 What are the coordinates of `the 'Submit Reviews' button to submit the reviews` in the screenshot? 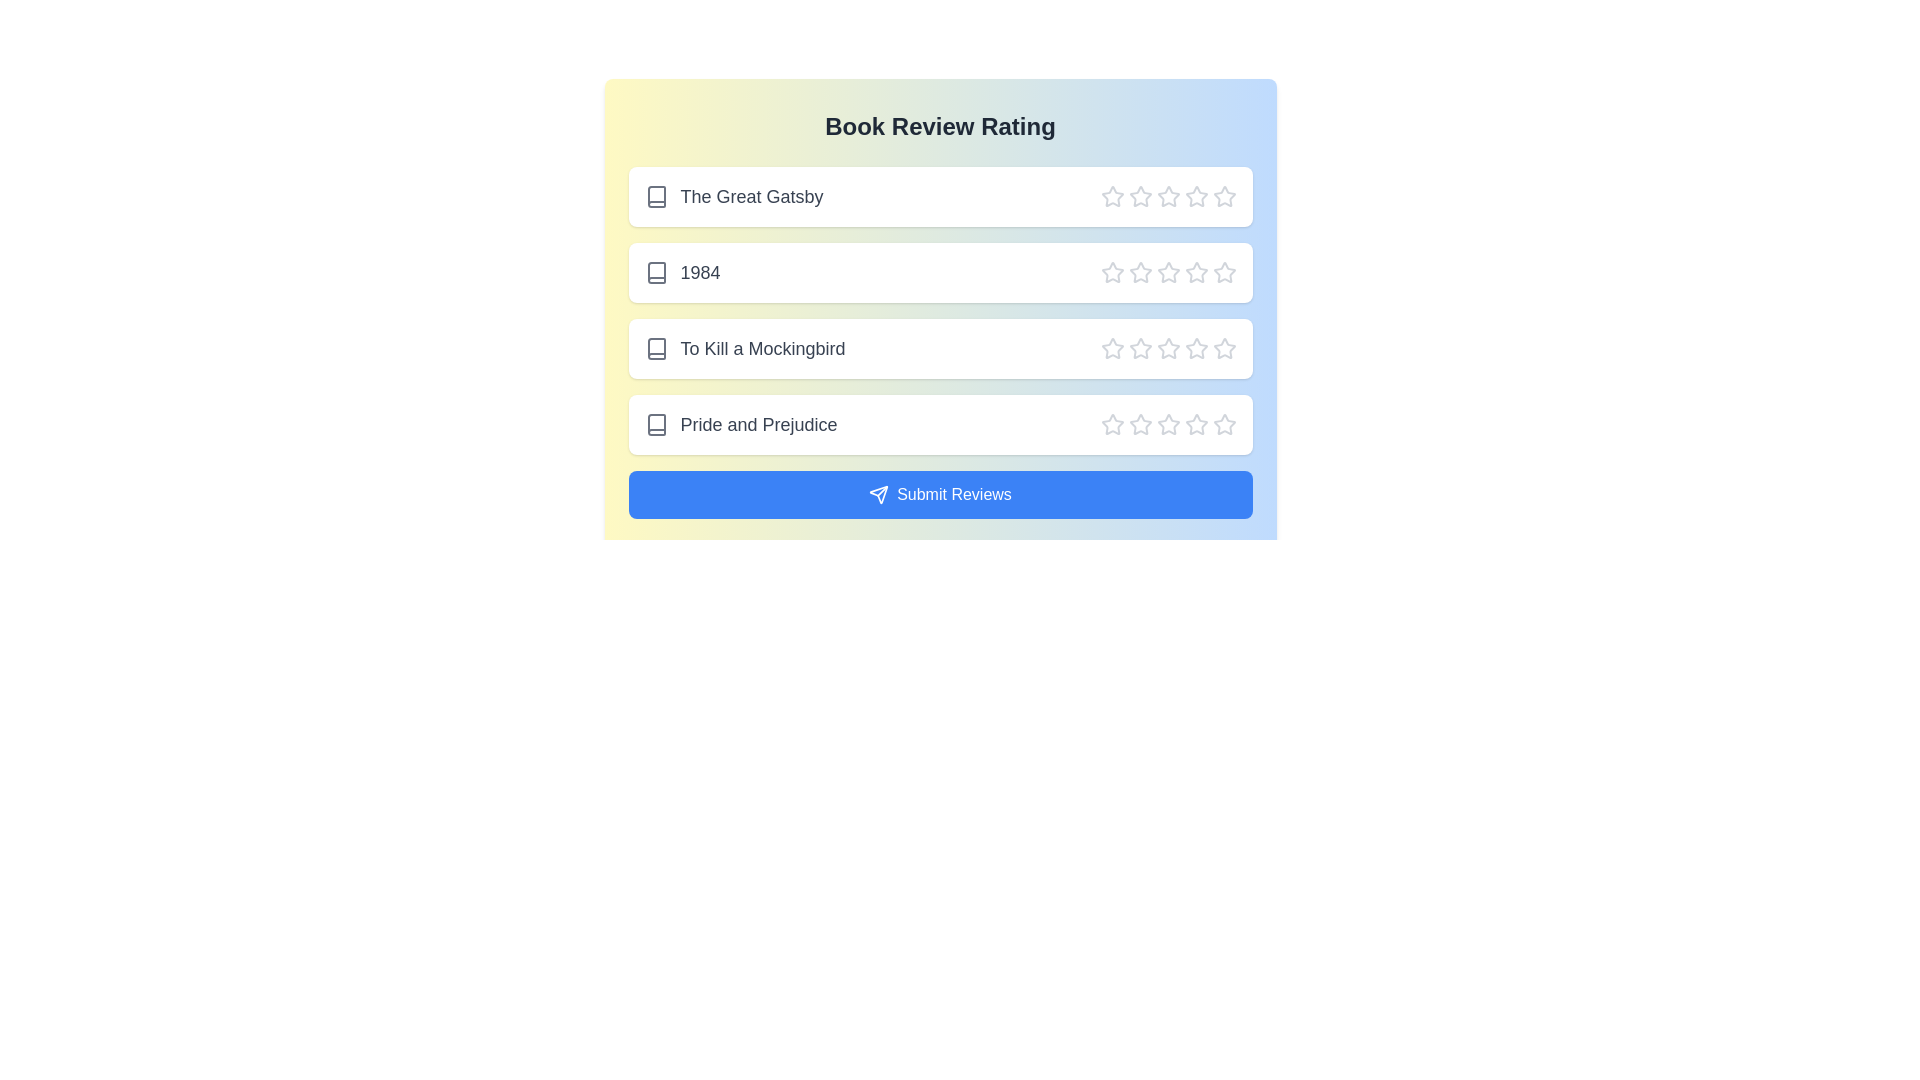 It's located at (939, 494).